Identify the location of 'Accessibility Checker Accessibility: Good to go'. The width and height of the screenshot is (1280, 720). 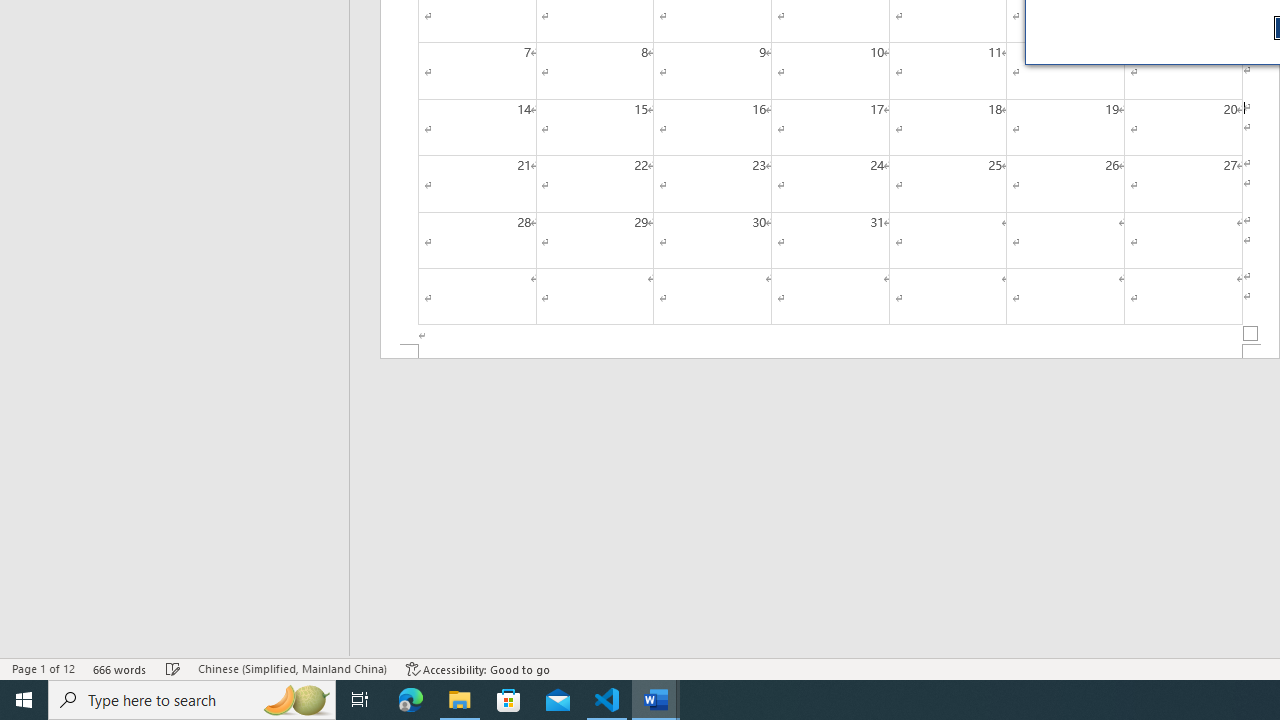
(477, 669).